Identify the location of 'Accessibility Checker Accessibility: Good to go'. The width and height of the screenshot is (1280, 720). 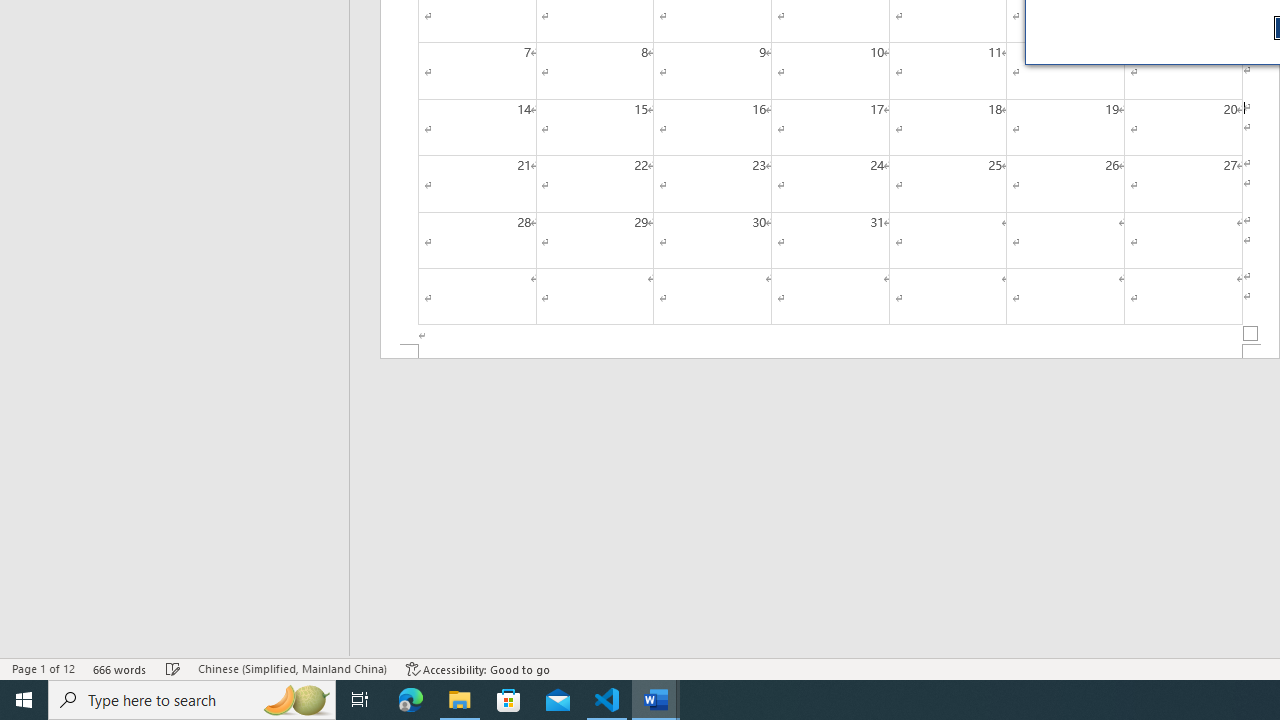
(477, 669).